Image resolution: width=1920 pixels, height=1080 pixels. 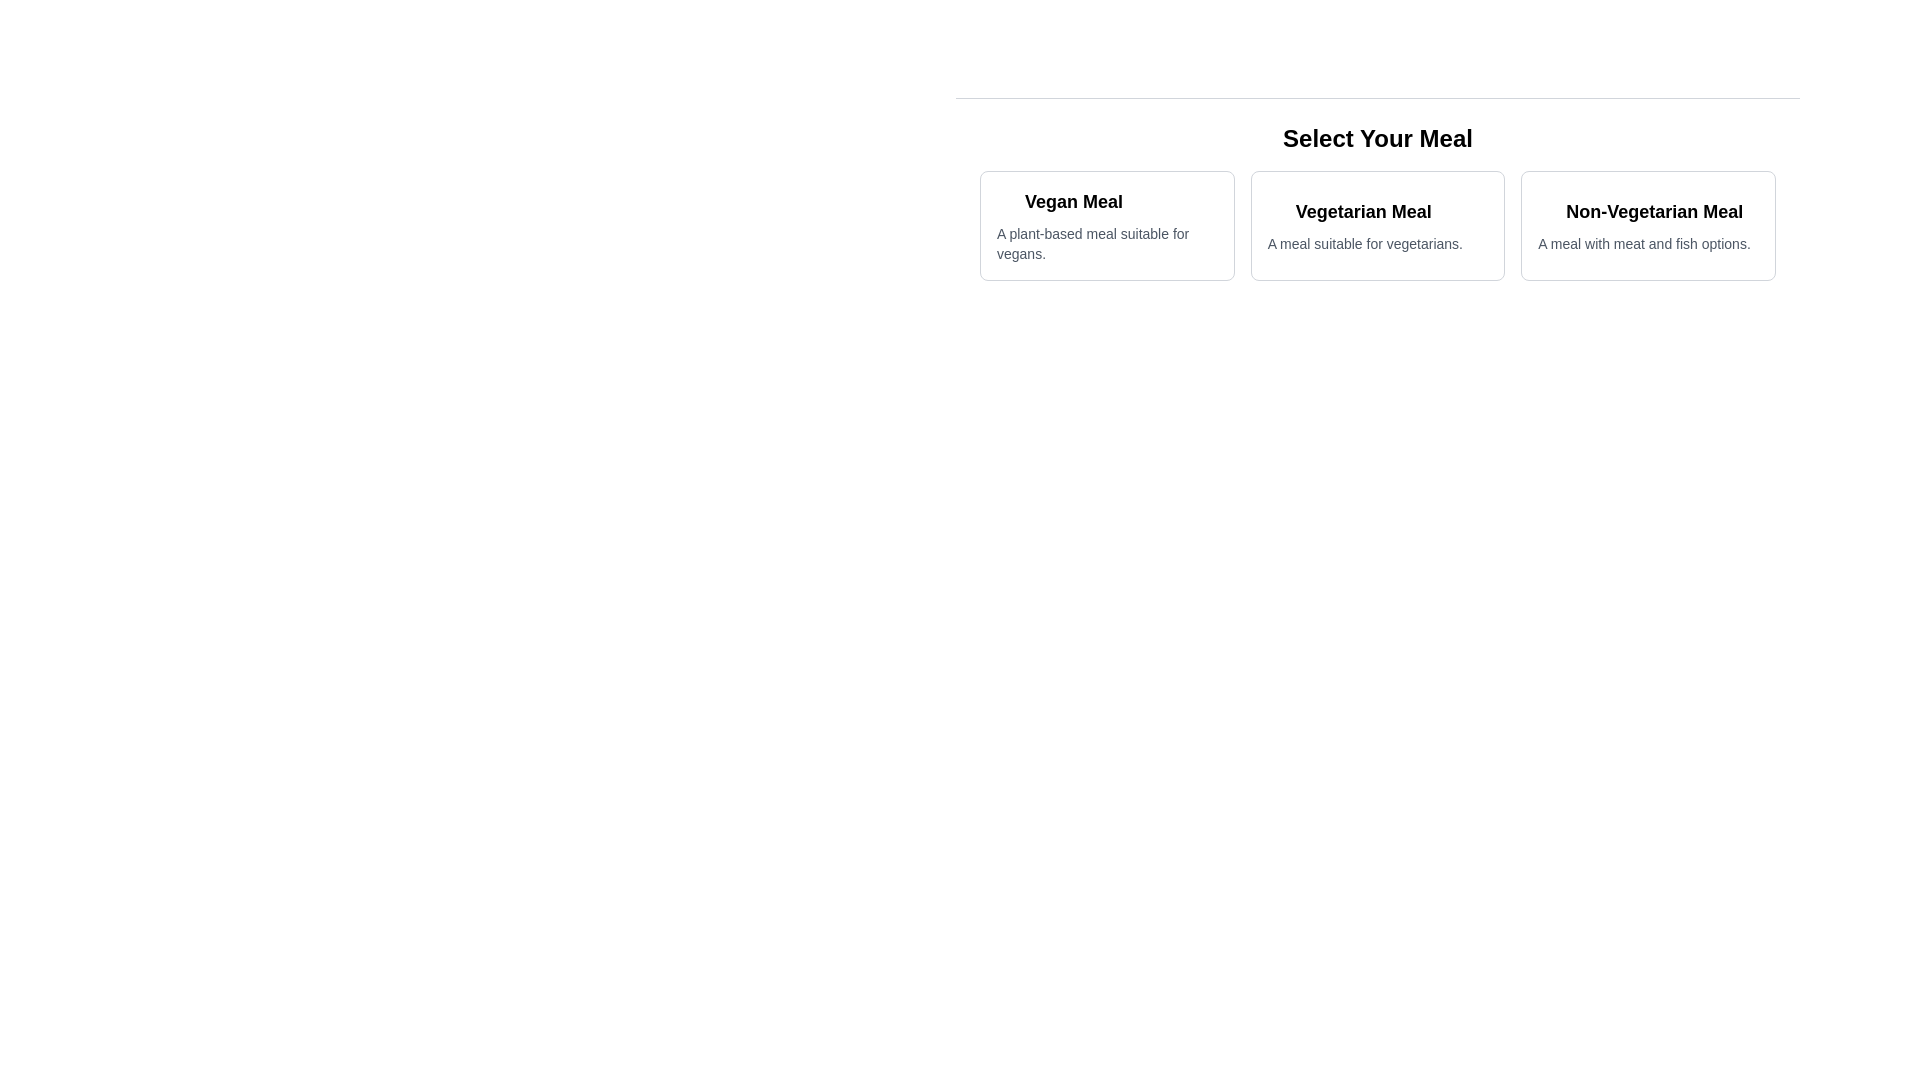 I want to click on the text label that describes 'A plant-based meal suitable for vegans.' located directly below the title 'Vegan Meal' in the leftmost card of three in a grid layout, so click(x=1106, y=242).